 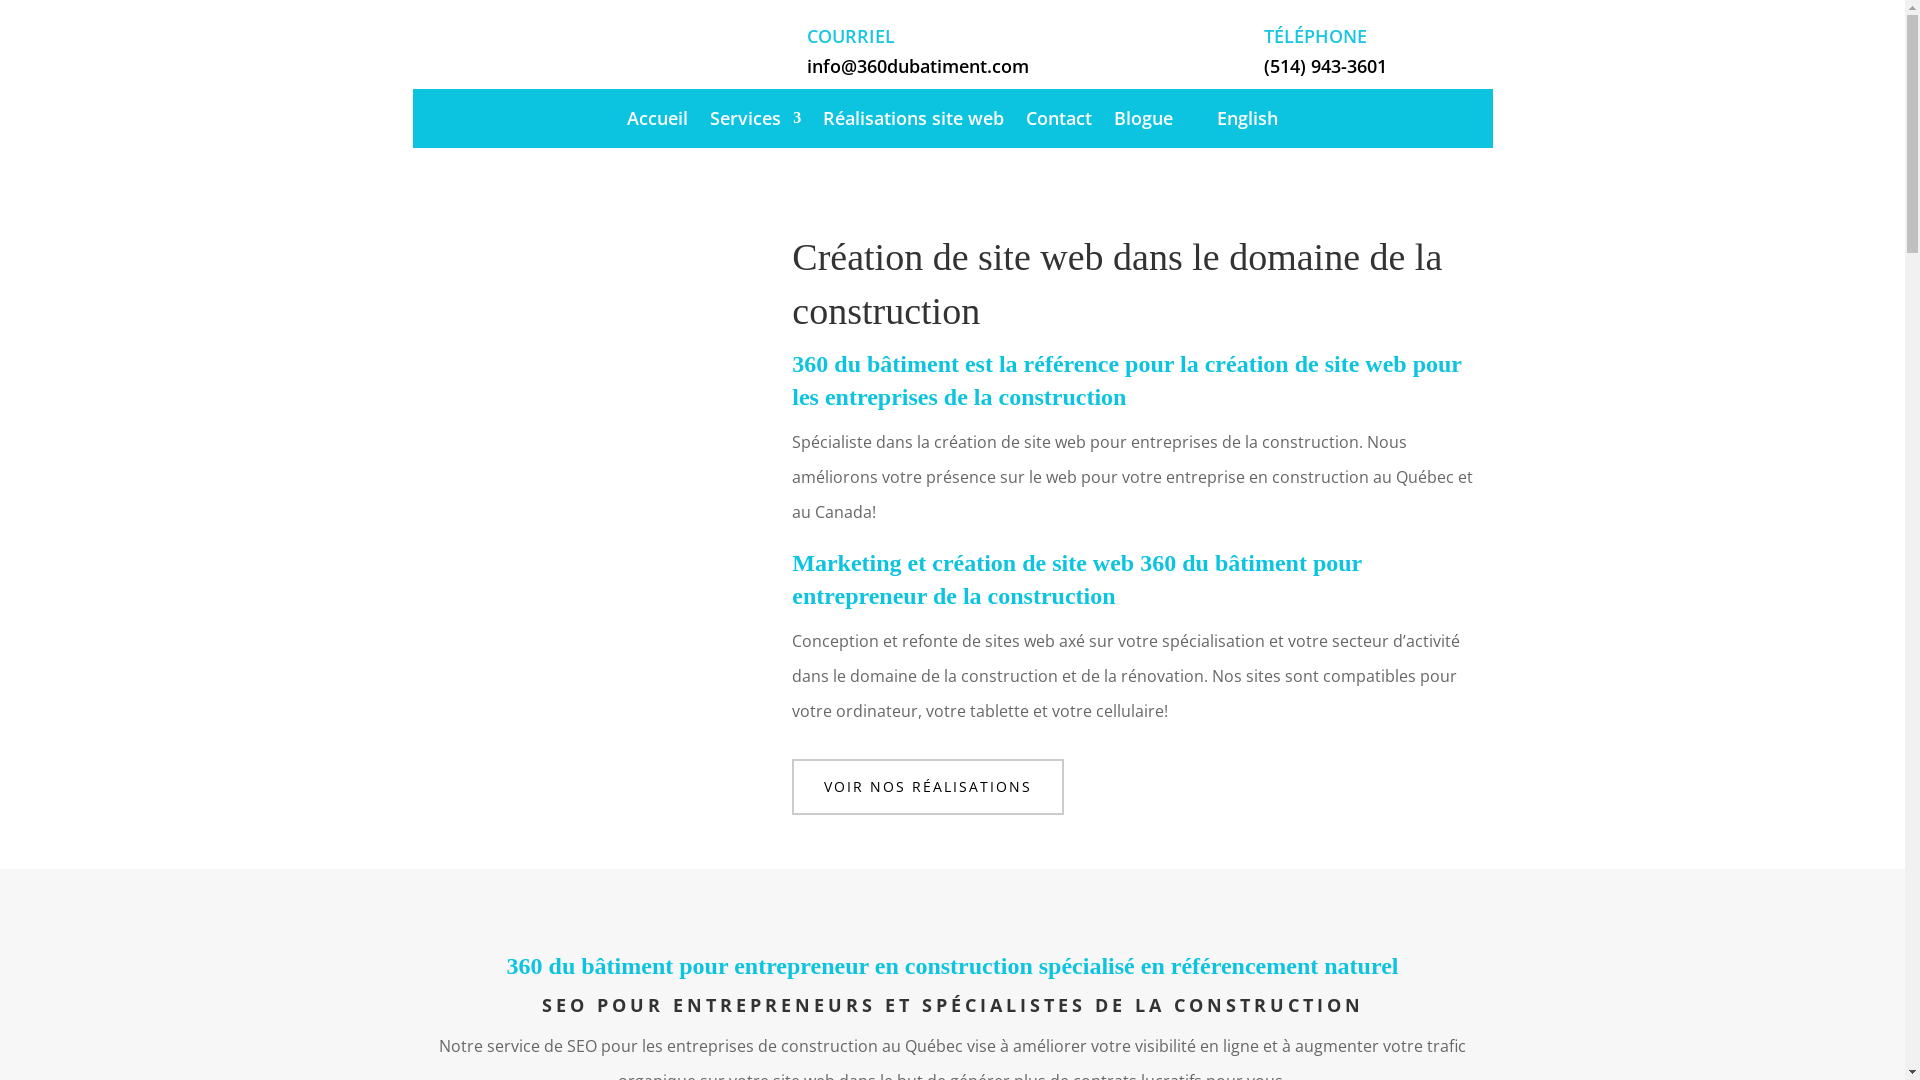 I want to click on 'Accueil', so click(x=657, y=122).